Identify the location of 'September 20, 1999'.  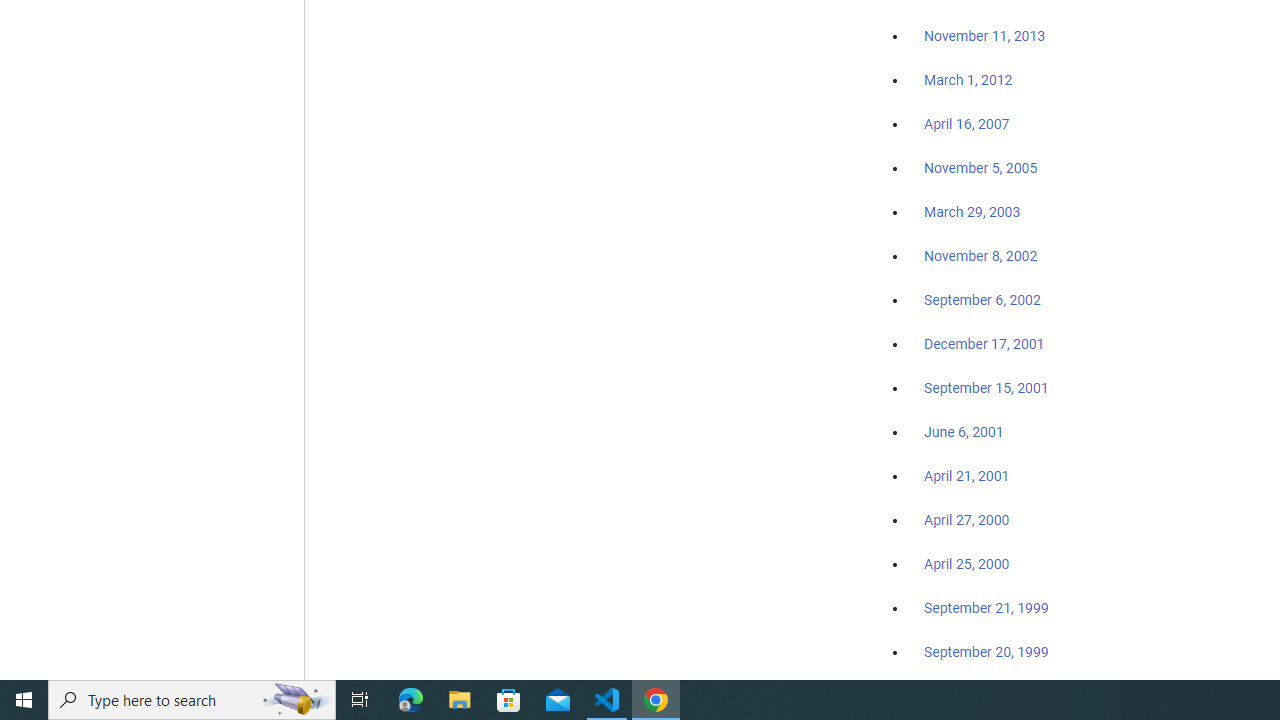
(986, 651).